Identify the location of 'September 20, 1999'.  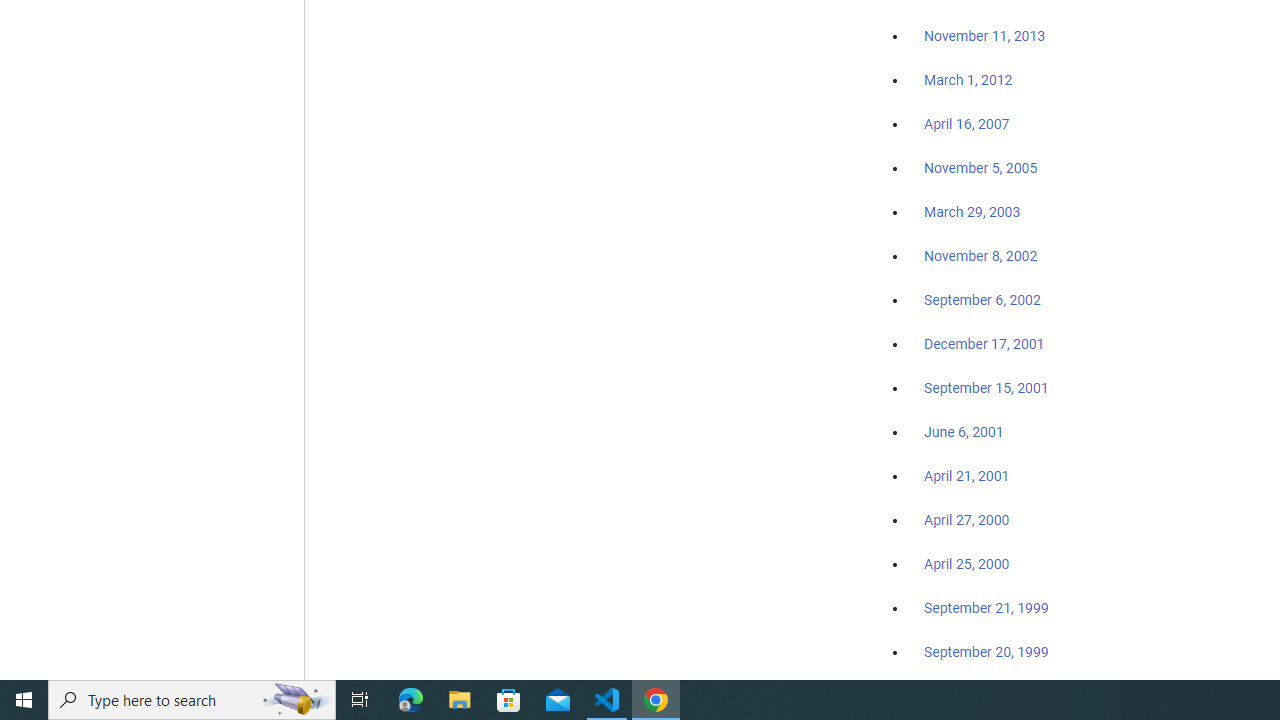
(986, 651).